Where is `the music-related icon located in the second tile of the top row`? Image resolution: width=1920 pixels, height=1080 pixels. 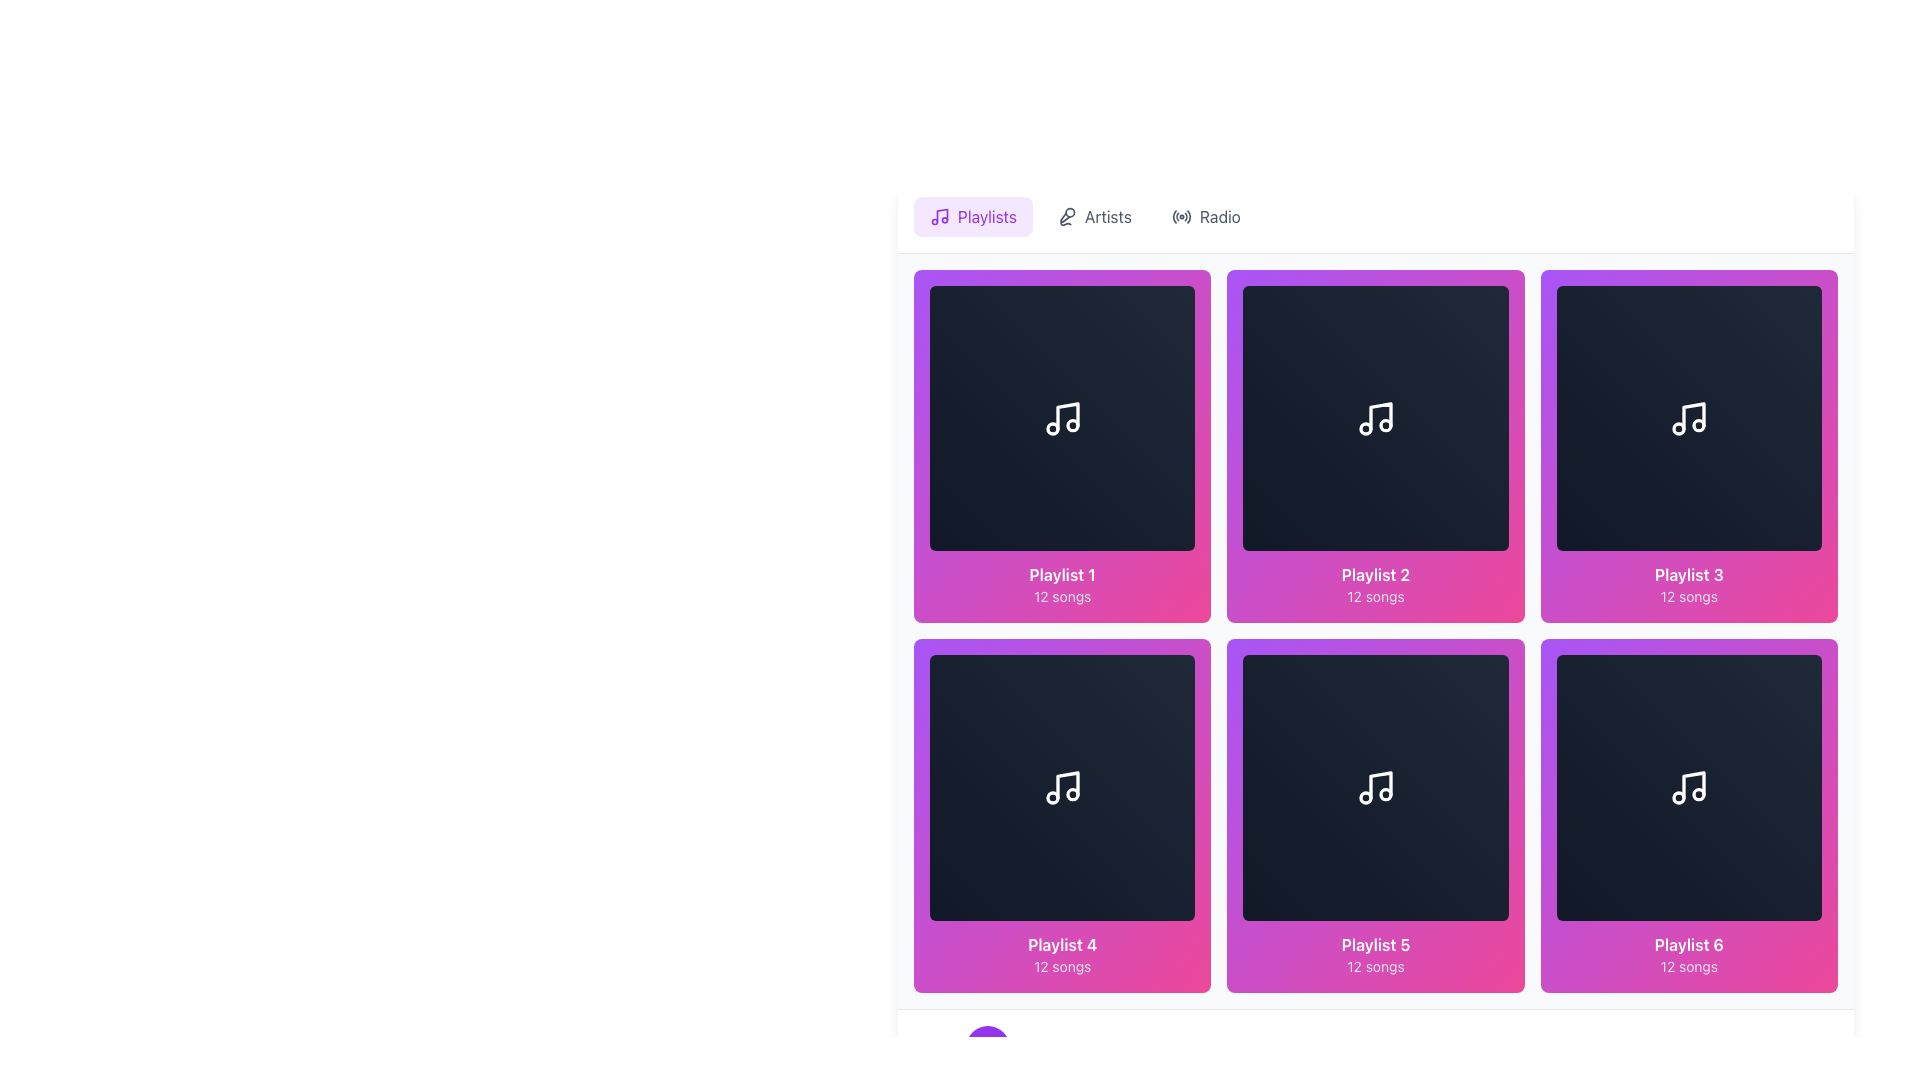 the music-related icon located in the second tile of the top row is located at coordinates (1375, 417).